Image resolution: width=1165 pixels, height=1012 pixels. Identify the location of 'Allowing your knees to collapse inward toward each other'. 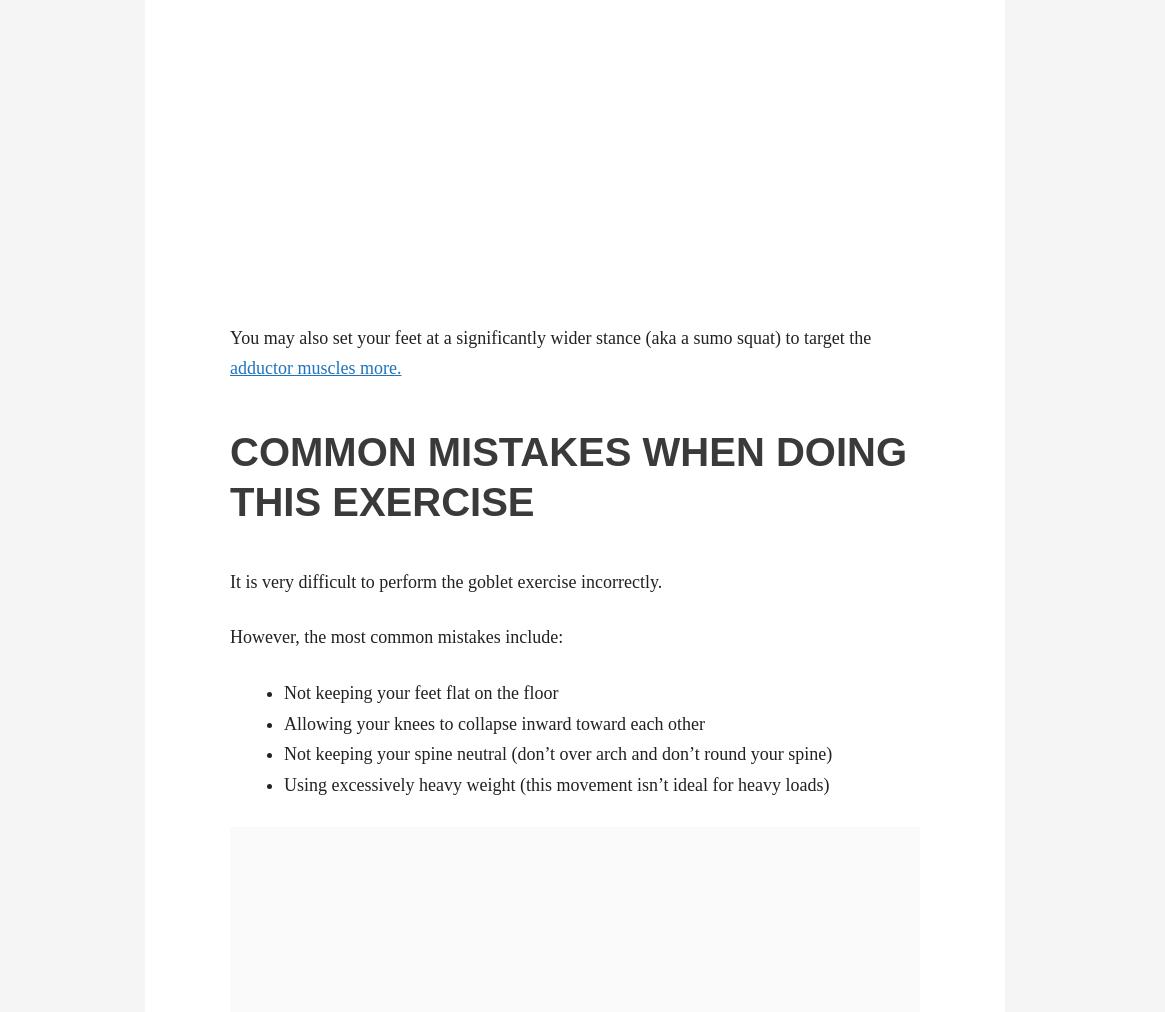
(492, 722).